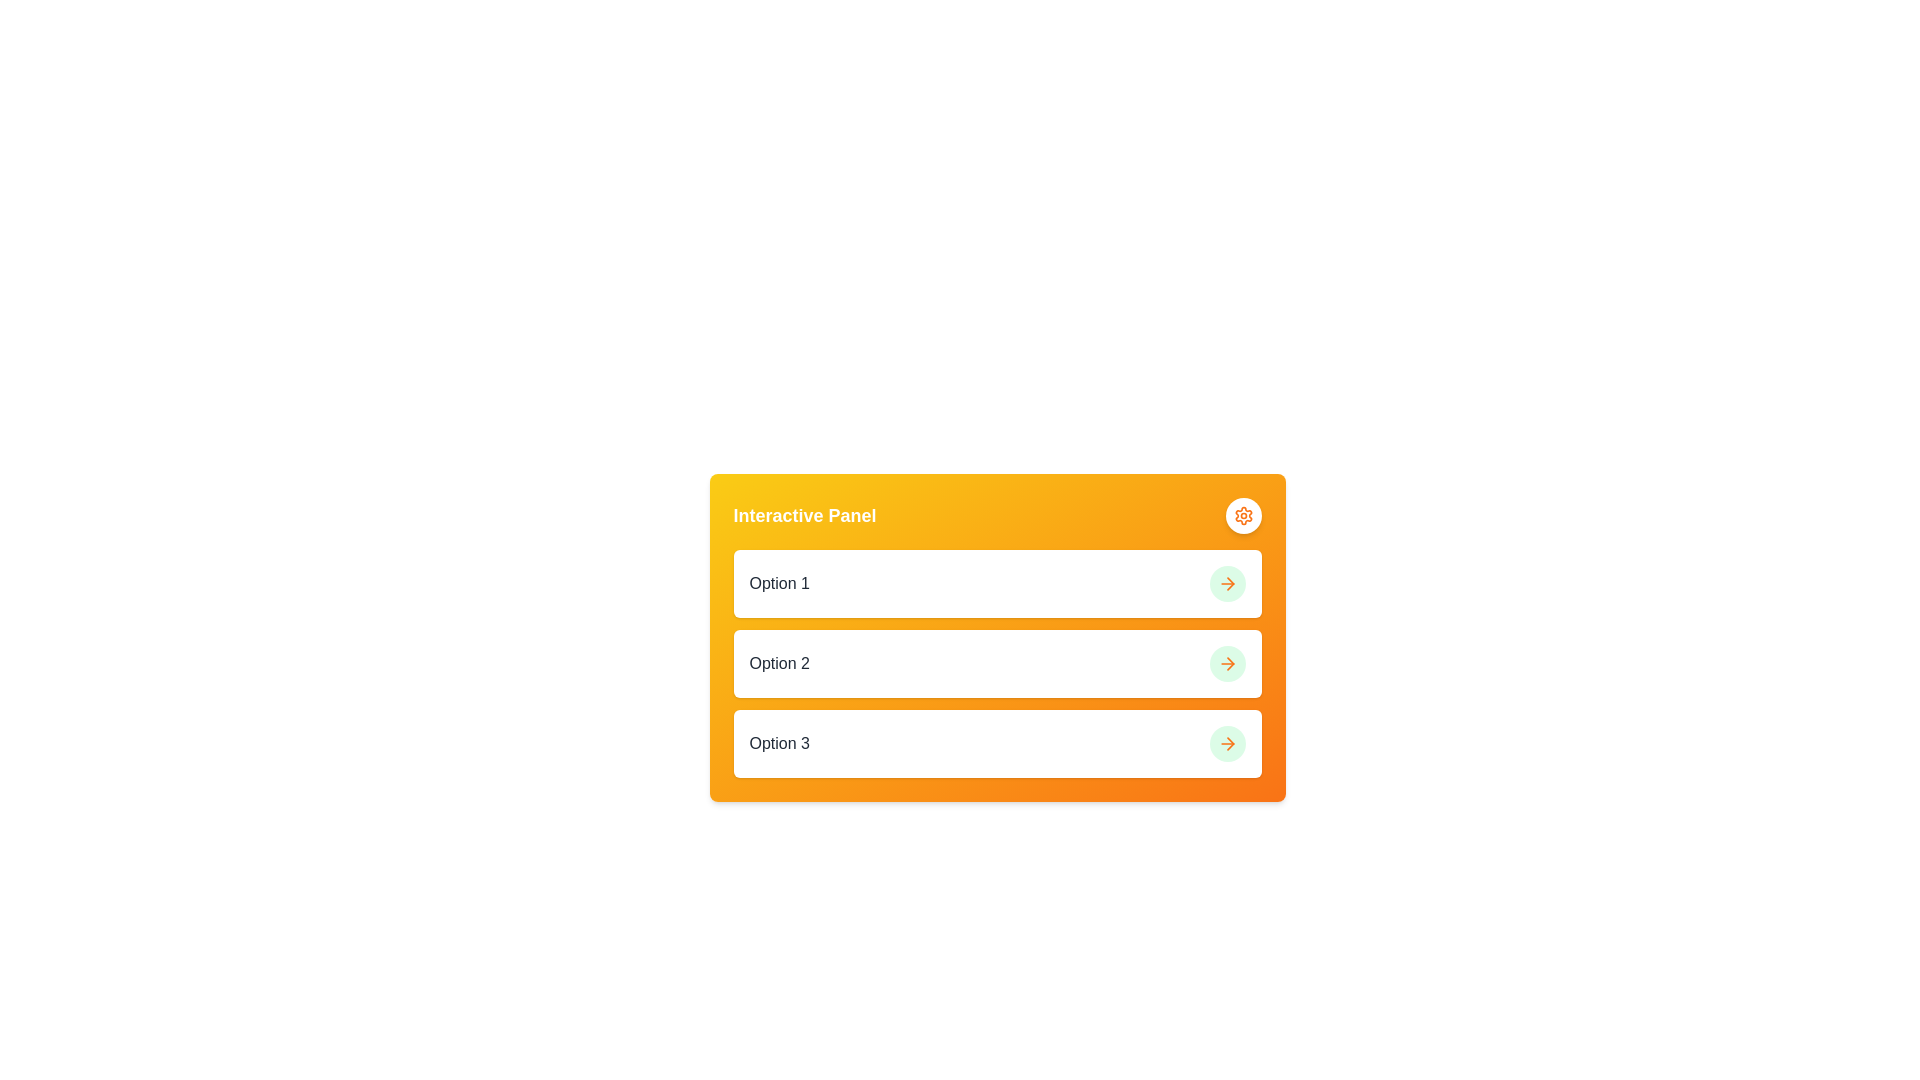 The height and width of the screenshot is (1080, 1920). I want to click on the circular button with an orange arrow on a light green background, located at the far right side of the 'Option 3' row, so click(1226, 744).